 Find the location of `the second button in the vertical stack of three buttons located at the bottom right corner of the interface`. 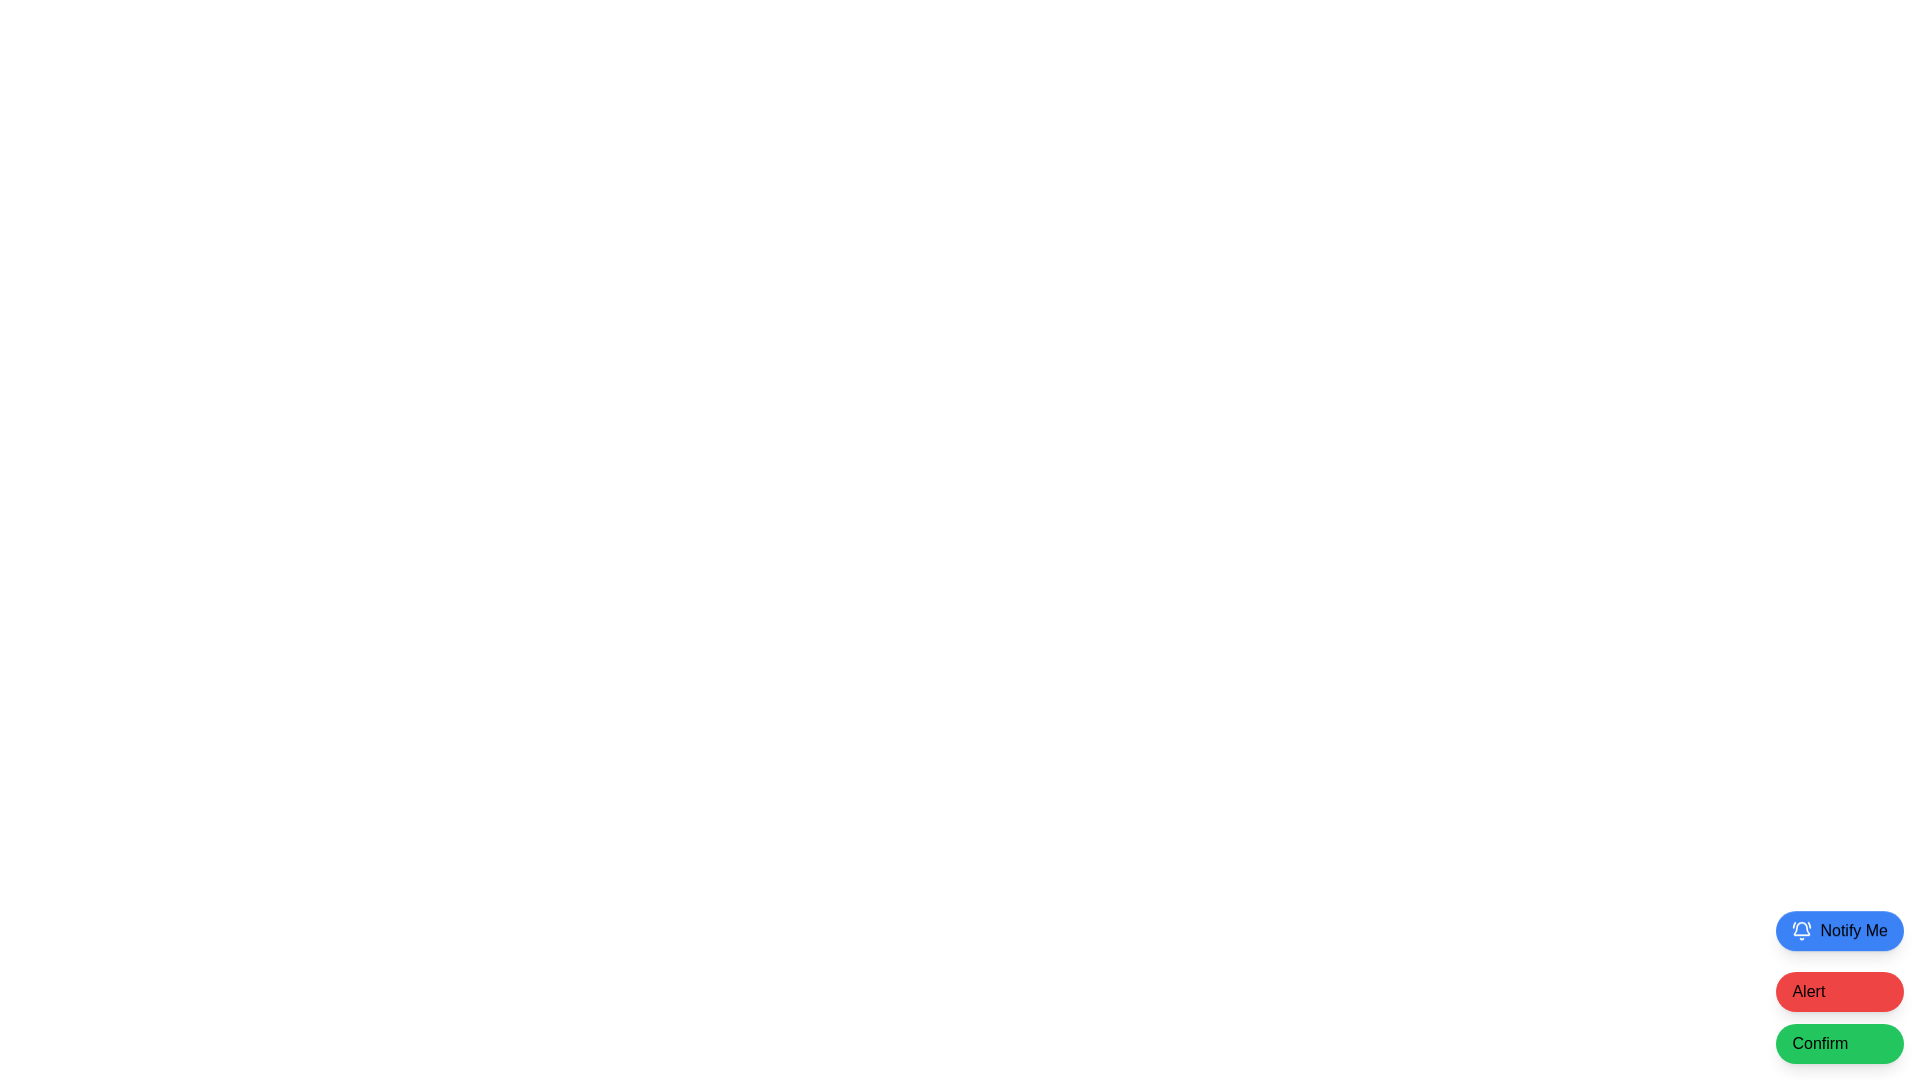

the second button in the vertical stack of three buttons located at the bottom right corner of the interface is located at coordinates (1840, 991).